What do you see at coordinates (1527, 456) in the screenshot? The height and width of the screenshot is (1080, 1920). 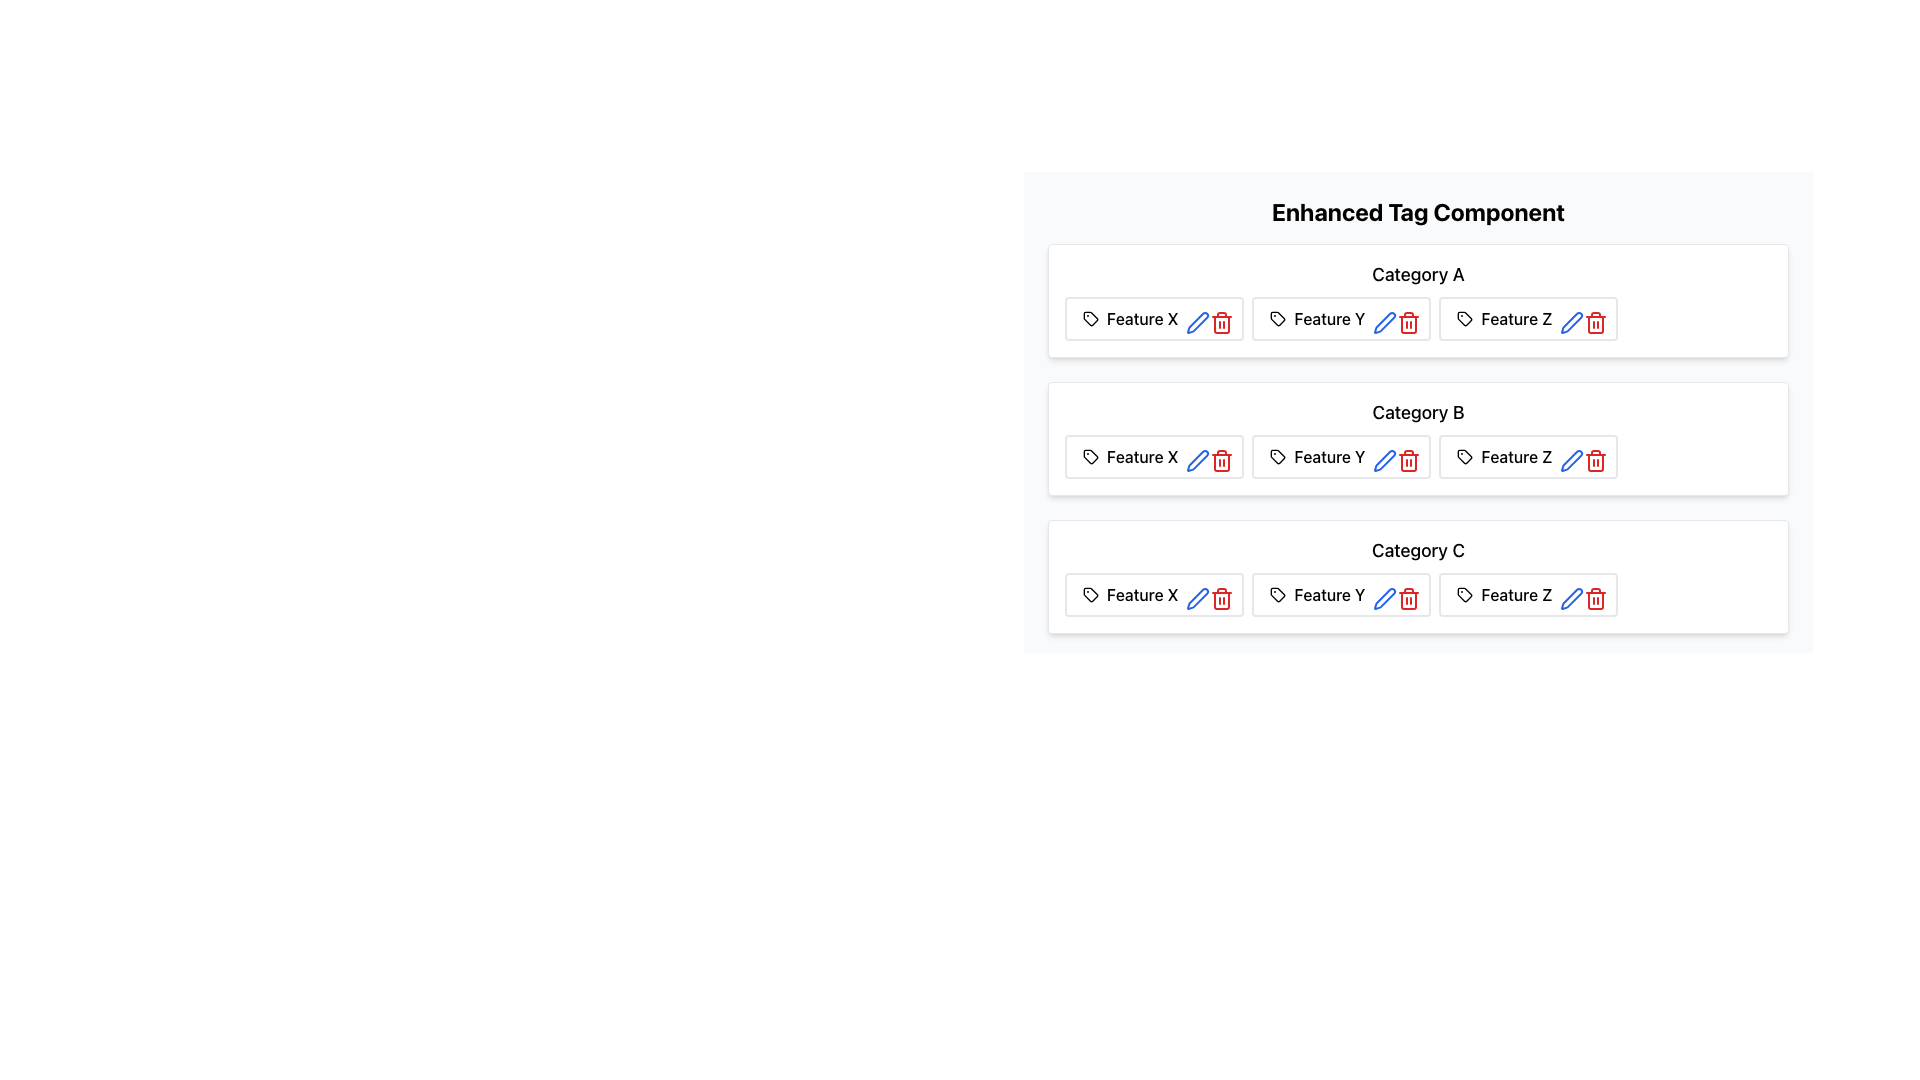 I see `the button-like card element with a cyan background and interactive icons, labeled 'Feature Z', located` at bounding box center [1527, 456].